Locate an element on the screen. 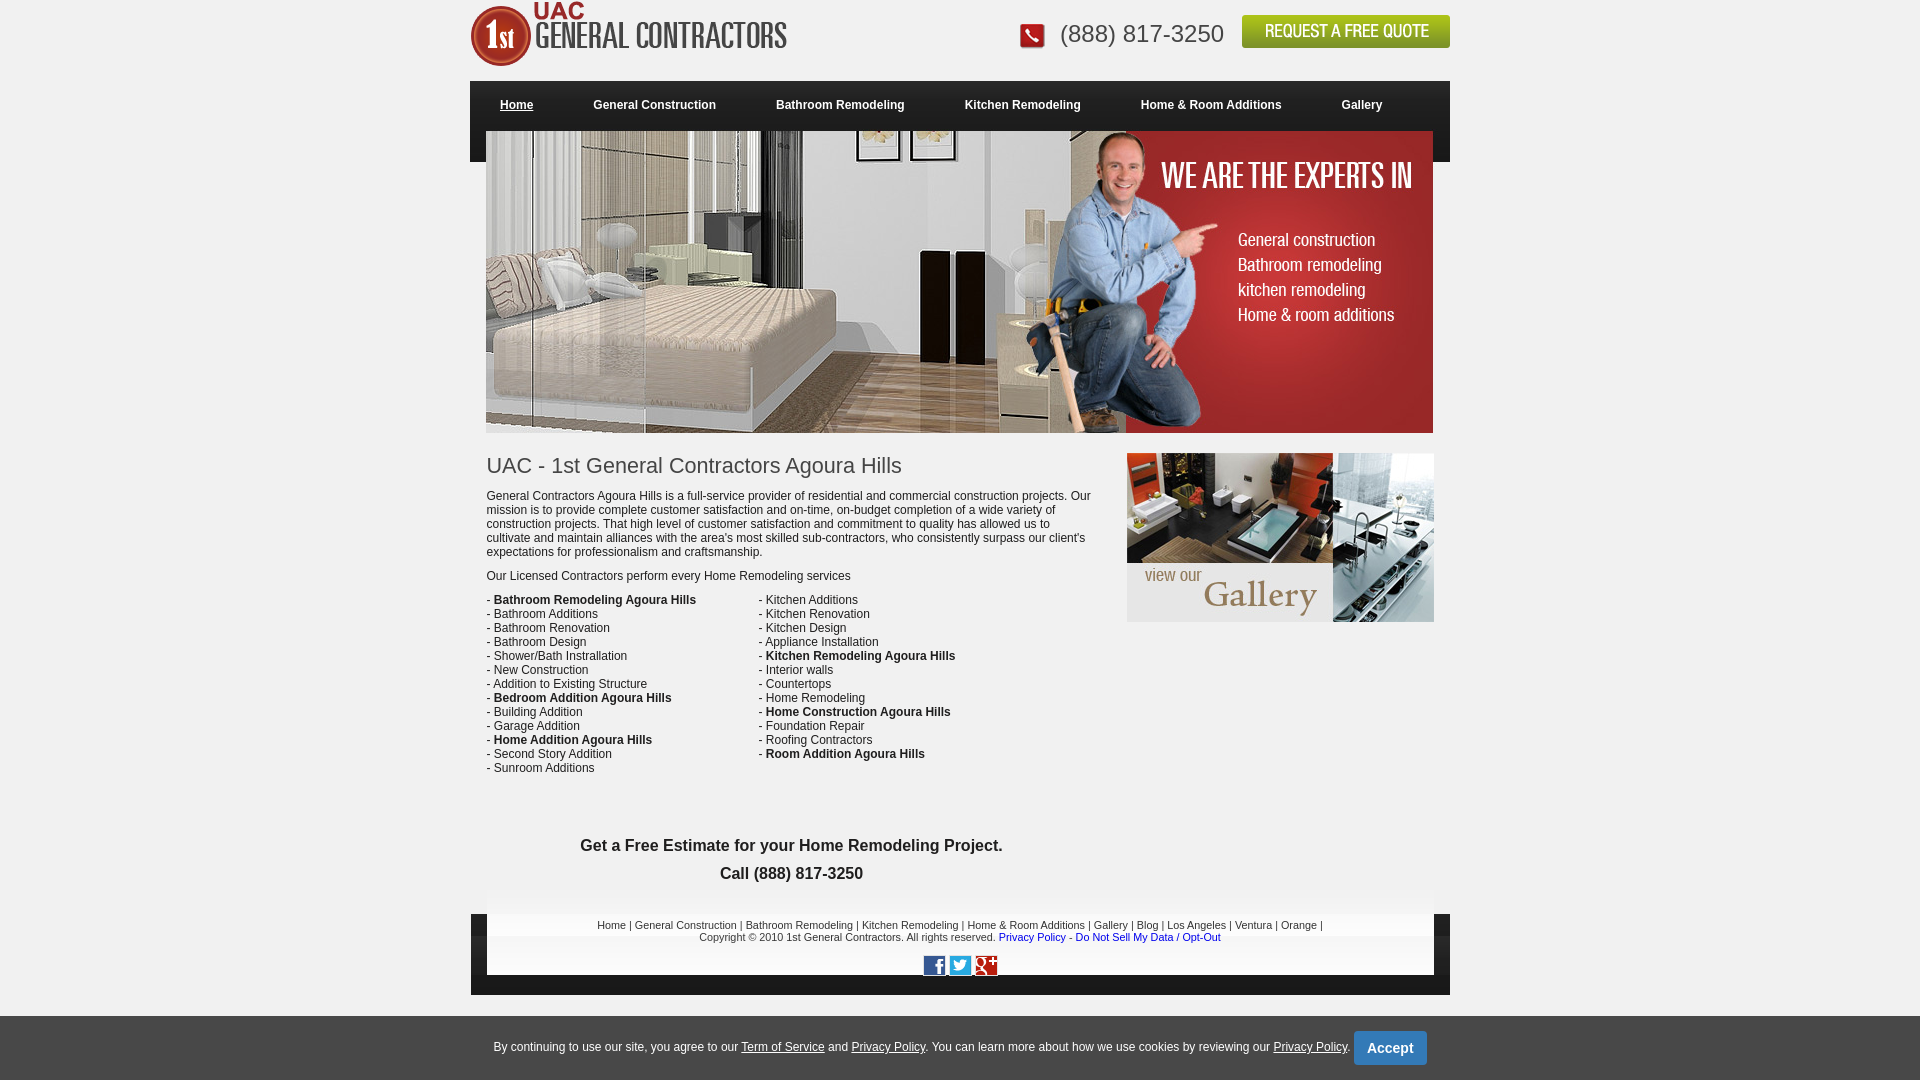 The height and width of the screenshot is (1080, 1920). 'Bathroom Remodeling' is located at coordinates (798, 925).